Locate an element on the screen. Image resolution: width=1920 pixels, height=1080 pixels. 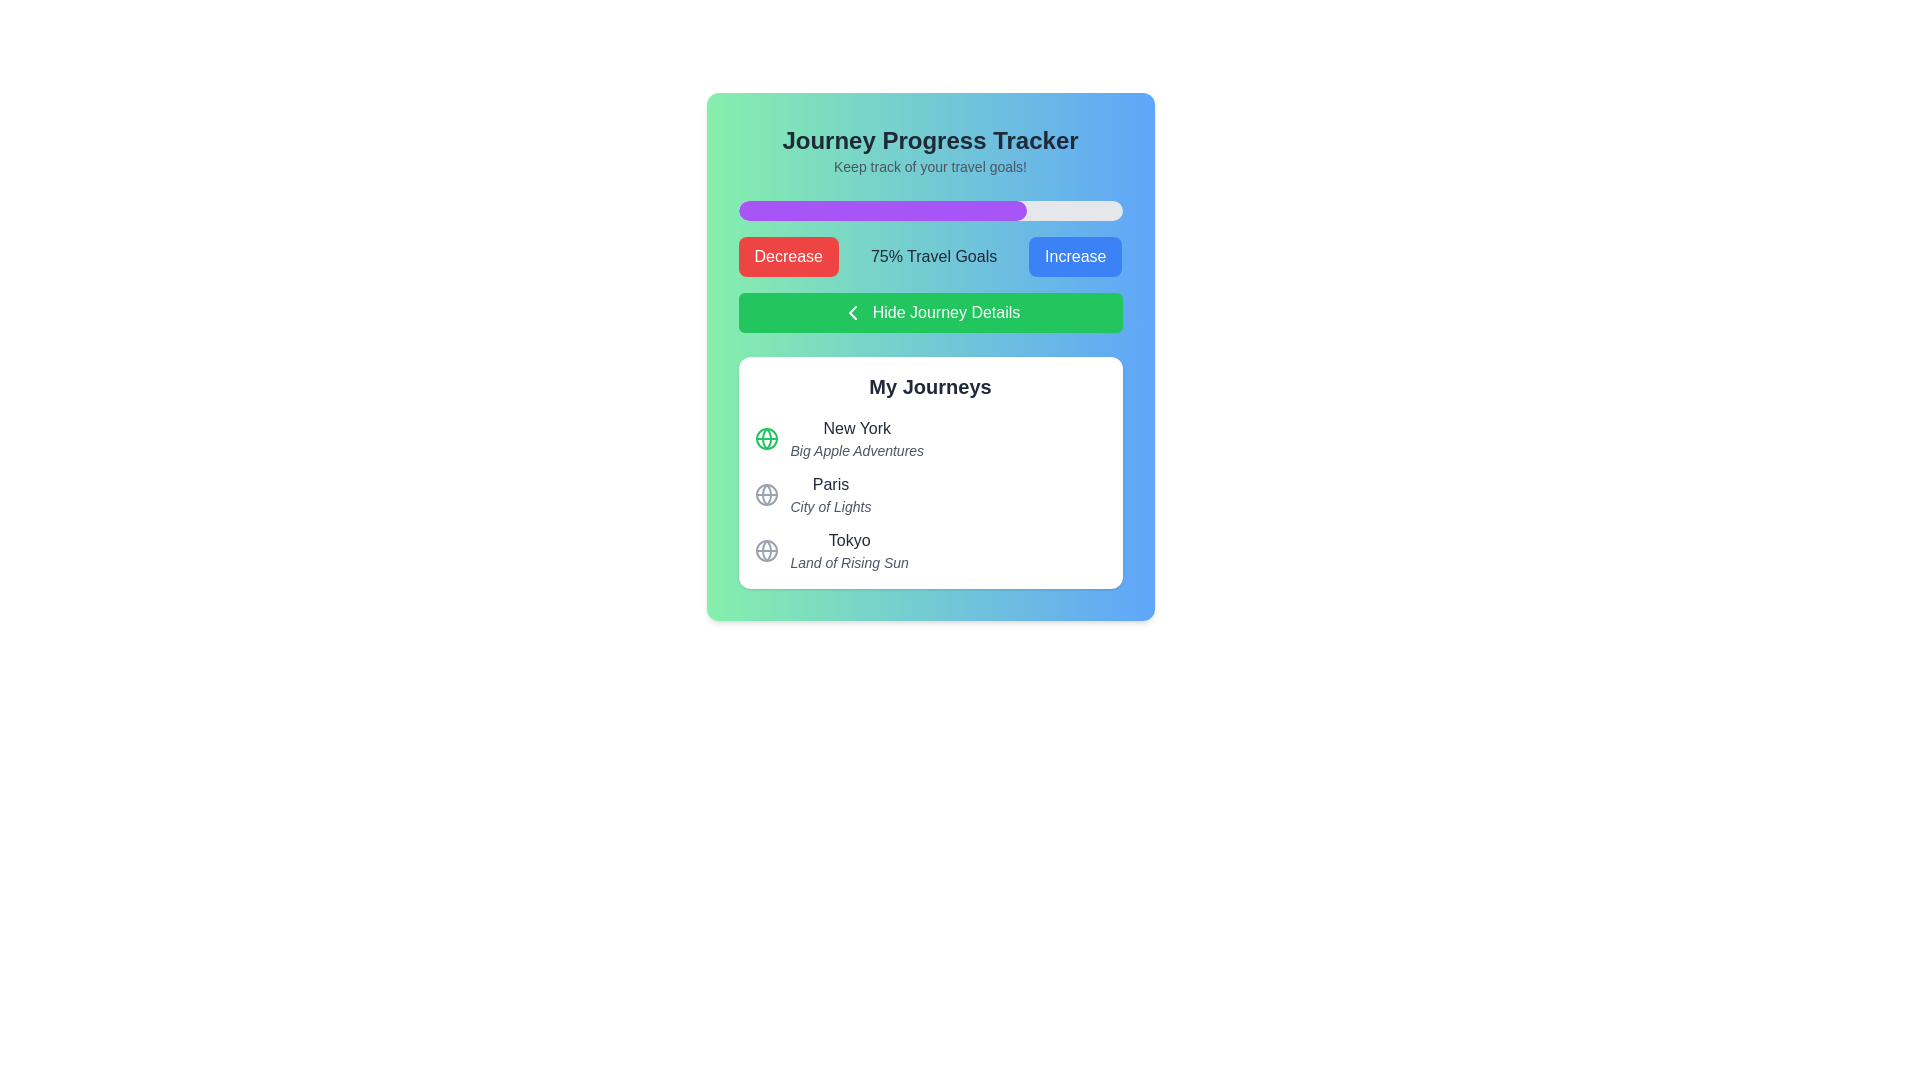
the descriptive subtitle text label located below 'Paris' in the 'My Journeys' section, which provides additional context about the city is located at coordinates (830, 505).